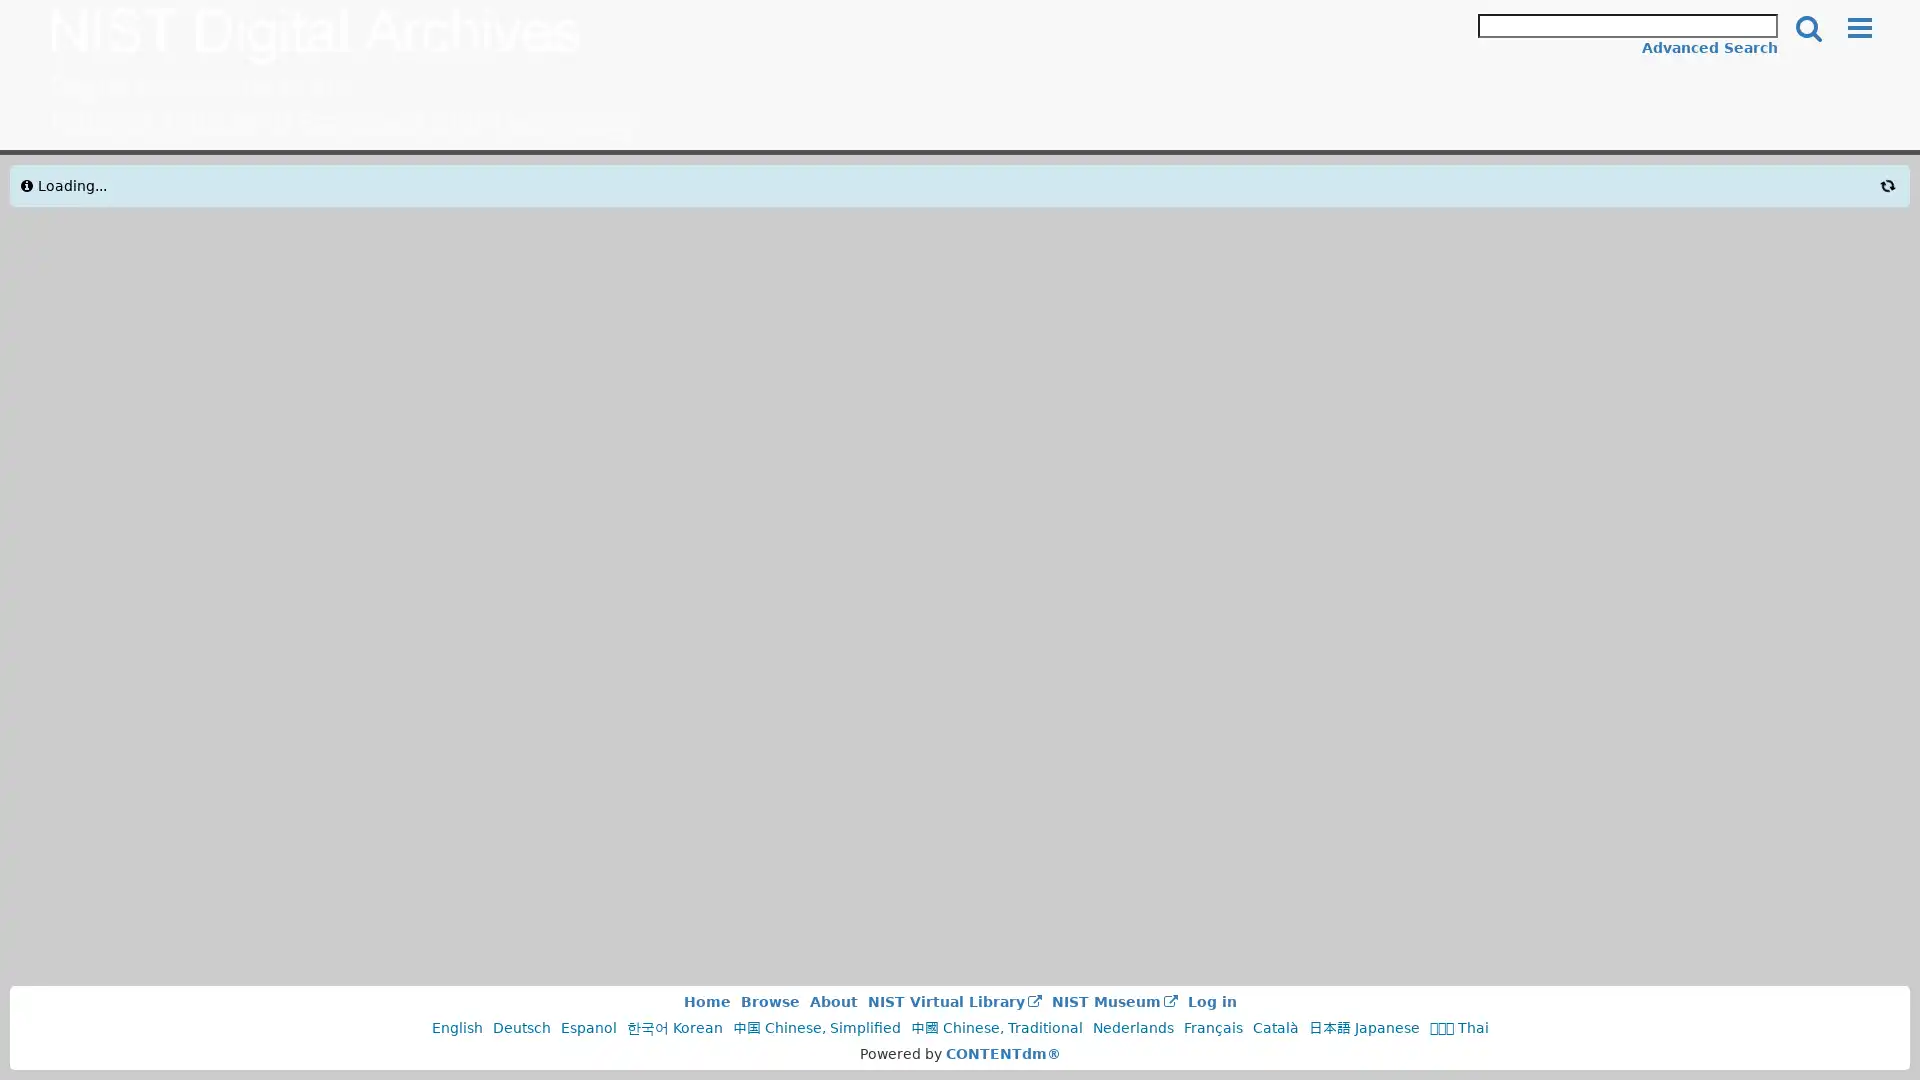 This screenshot has height=1080, width=1920. What do you see at coordinates (1265, 350) in the screenshot?
I see `Page 6` at bounding box center [1265, 350].